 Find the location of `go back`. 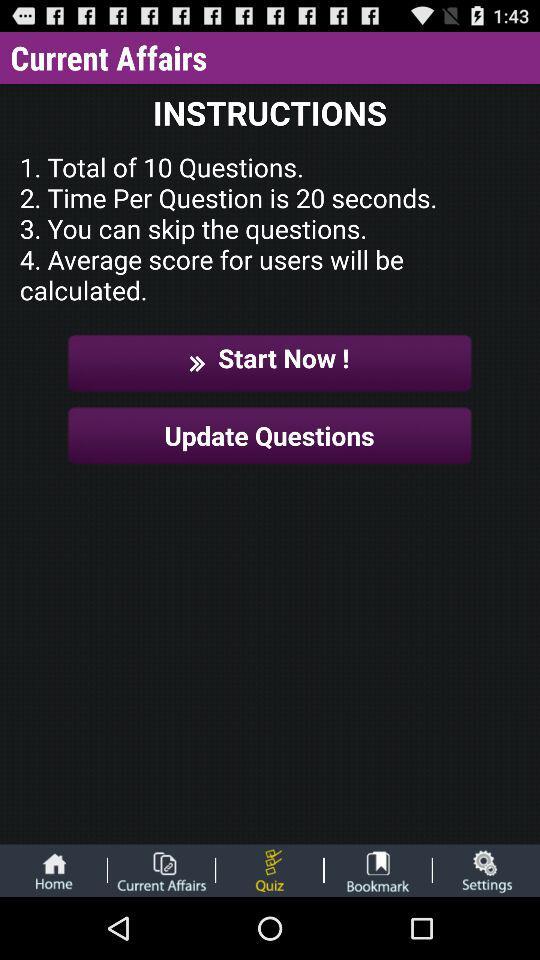

go back is located at coordinates (53, 869).